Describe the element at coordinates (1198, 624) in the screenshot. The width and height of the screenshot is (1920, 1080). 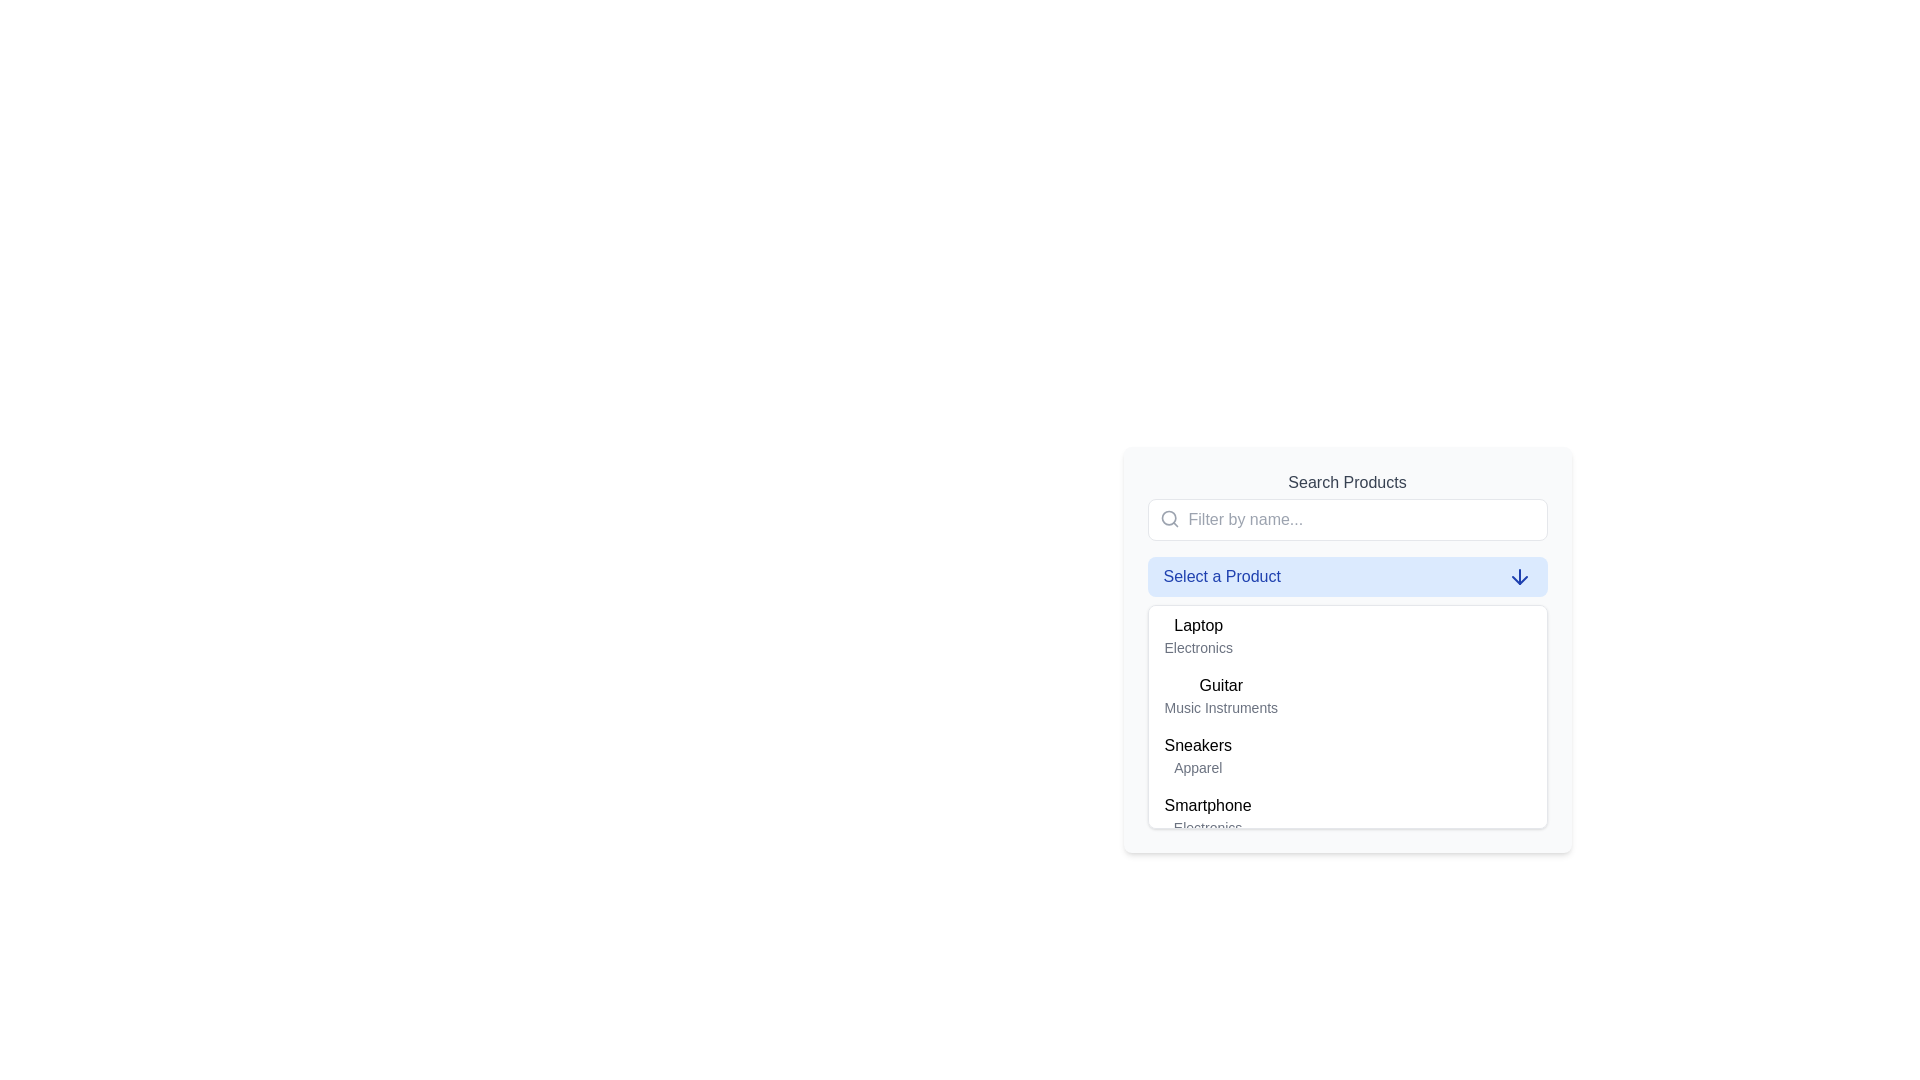
I see `the 'Laptop' text label within the selectable dropdown item` at that location.